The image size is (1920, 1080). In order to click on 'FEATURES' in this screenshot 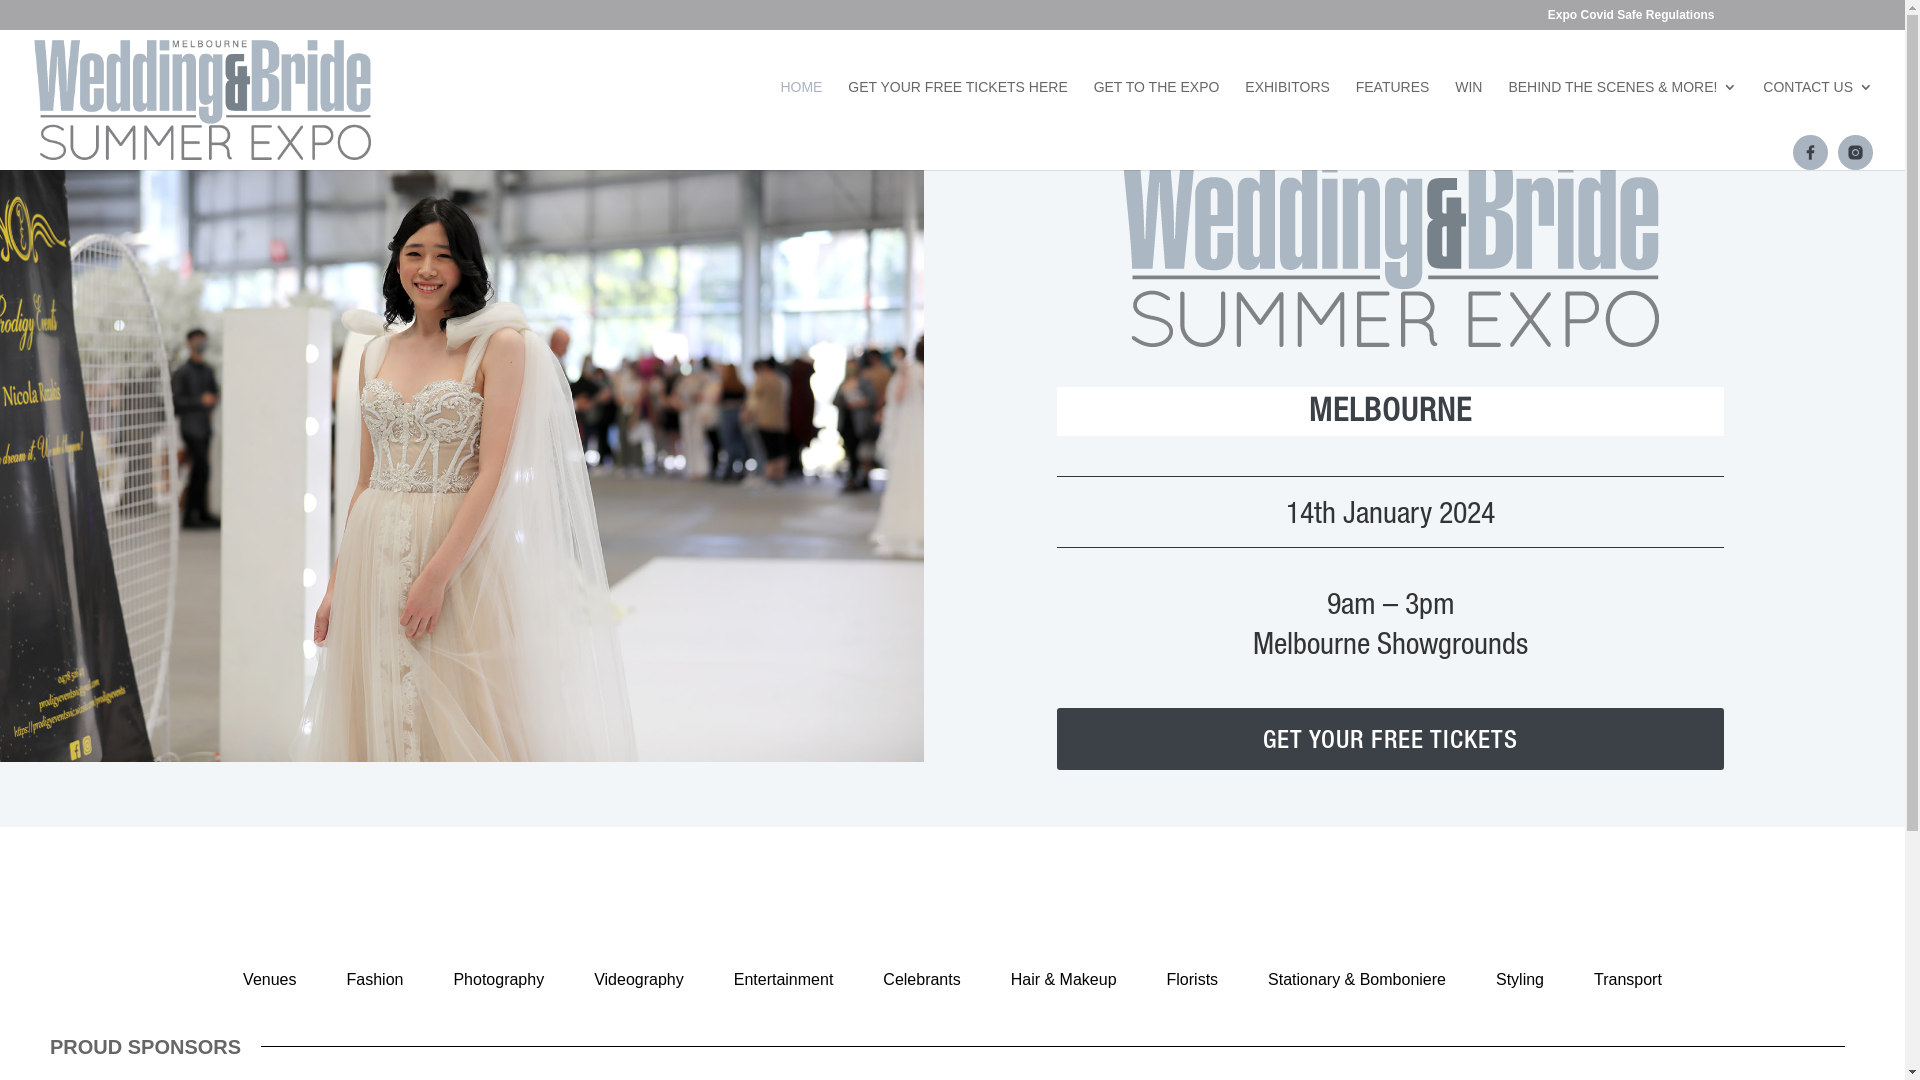, I will do `click(1356, 111)`.